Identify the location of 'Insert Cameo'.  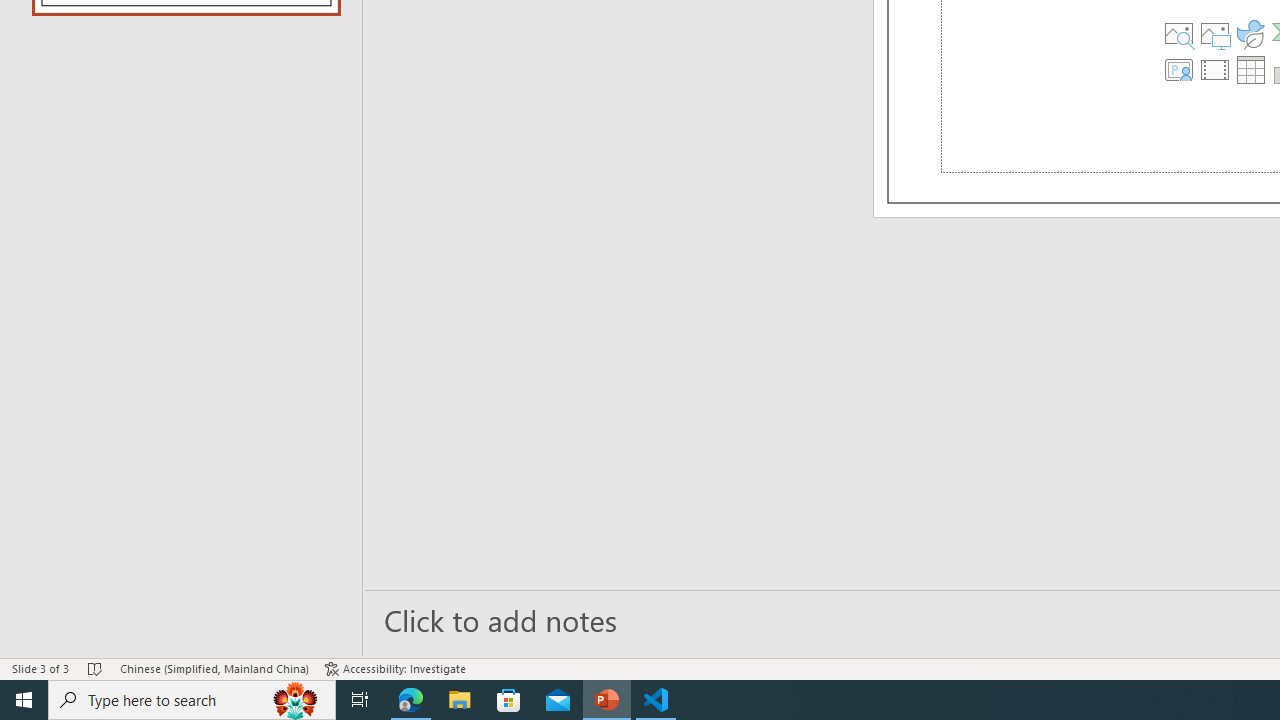
(1178, 68).